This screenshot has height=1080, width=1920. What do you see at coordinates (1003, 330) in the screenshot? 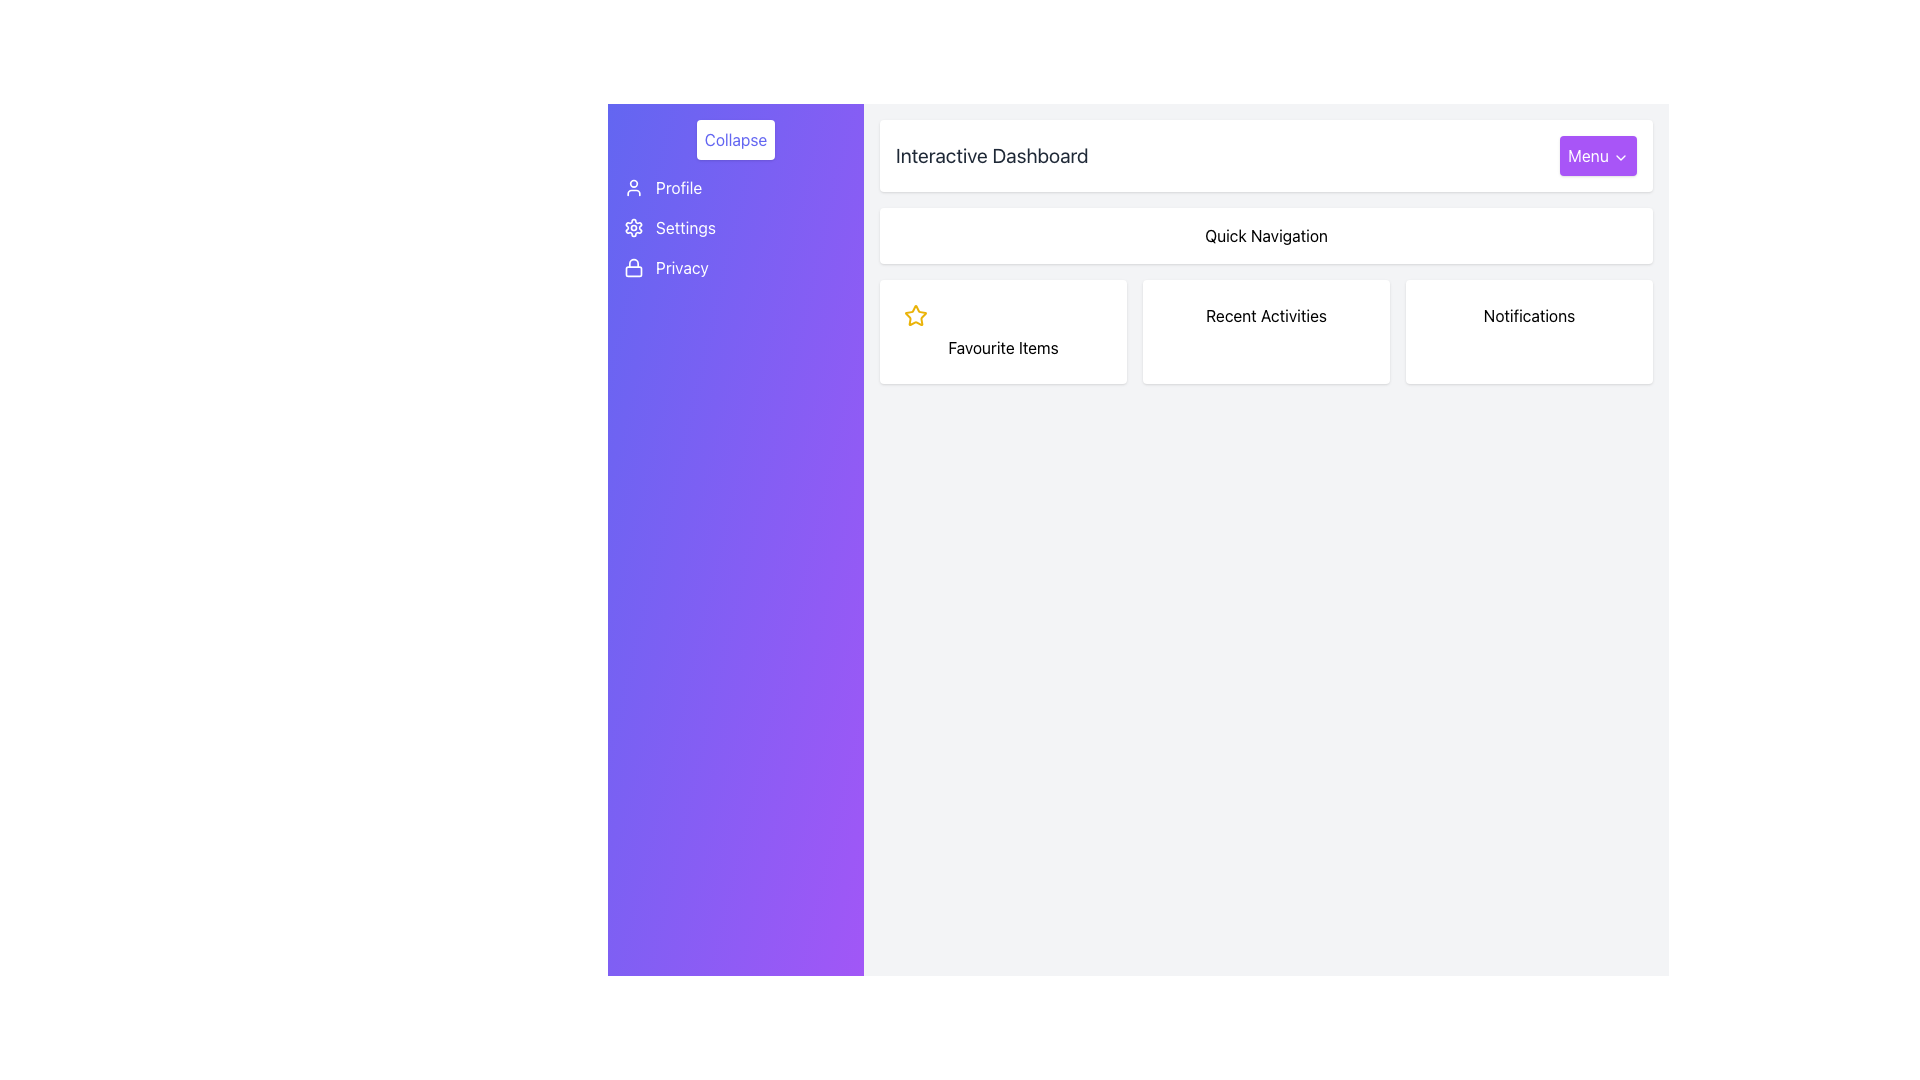
I see `the 'Favourite Items' card located in the leftmost column of the three-column grid layout, which is the first element below the 'Quick Navigation' label` at bounding box center [1003, 330].